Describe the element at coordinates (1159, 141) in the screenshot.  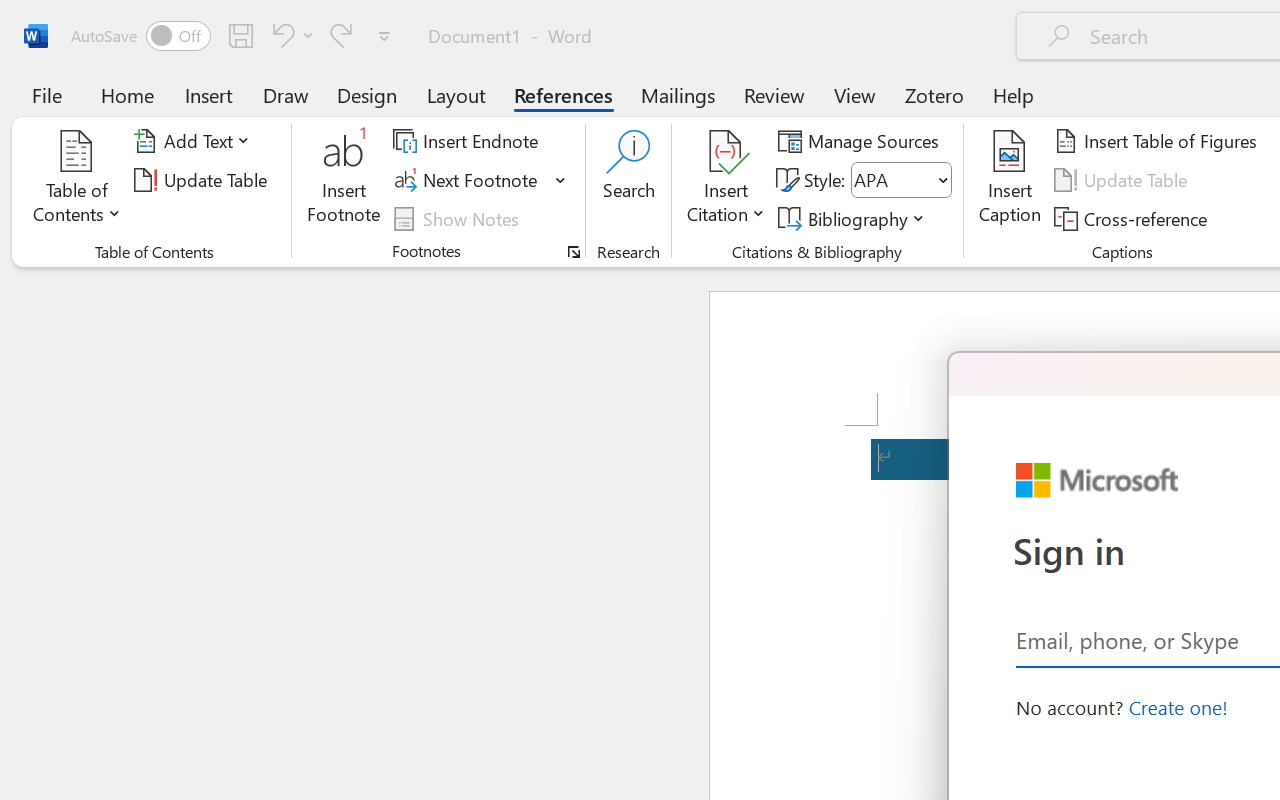
I see `'Insert Table of Figures...'` at that location.